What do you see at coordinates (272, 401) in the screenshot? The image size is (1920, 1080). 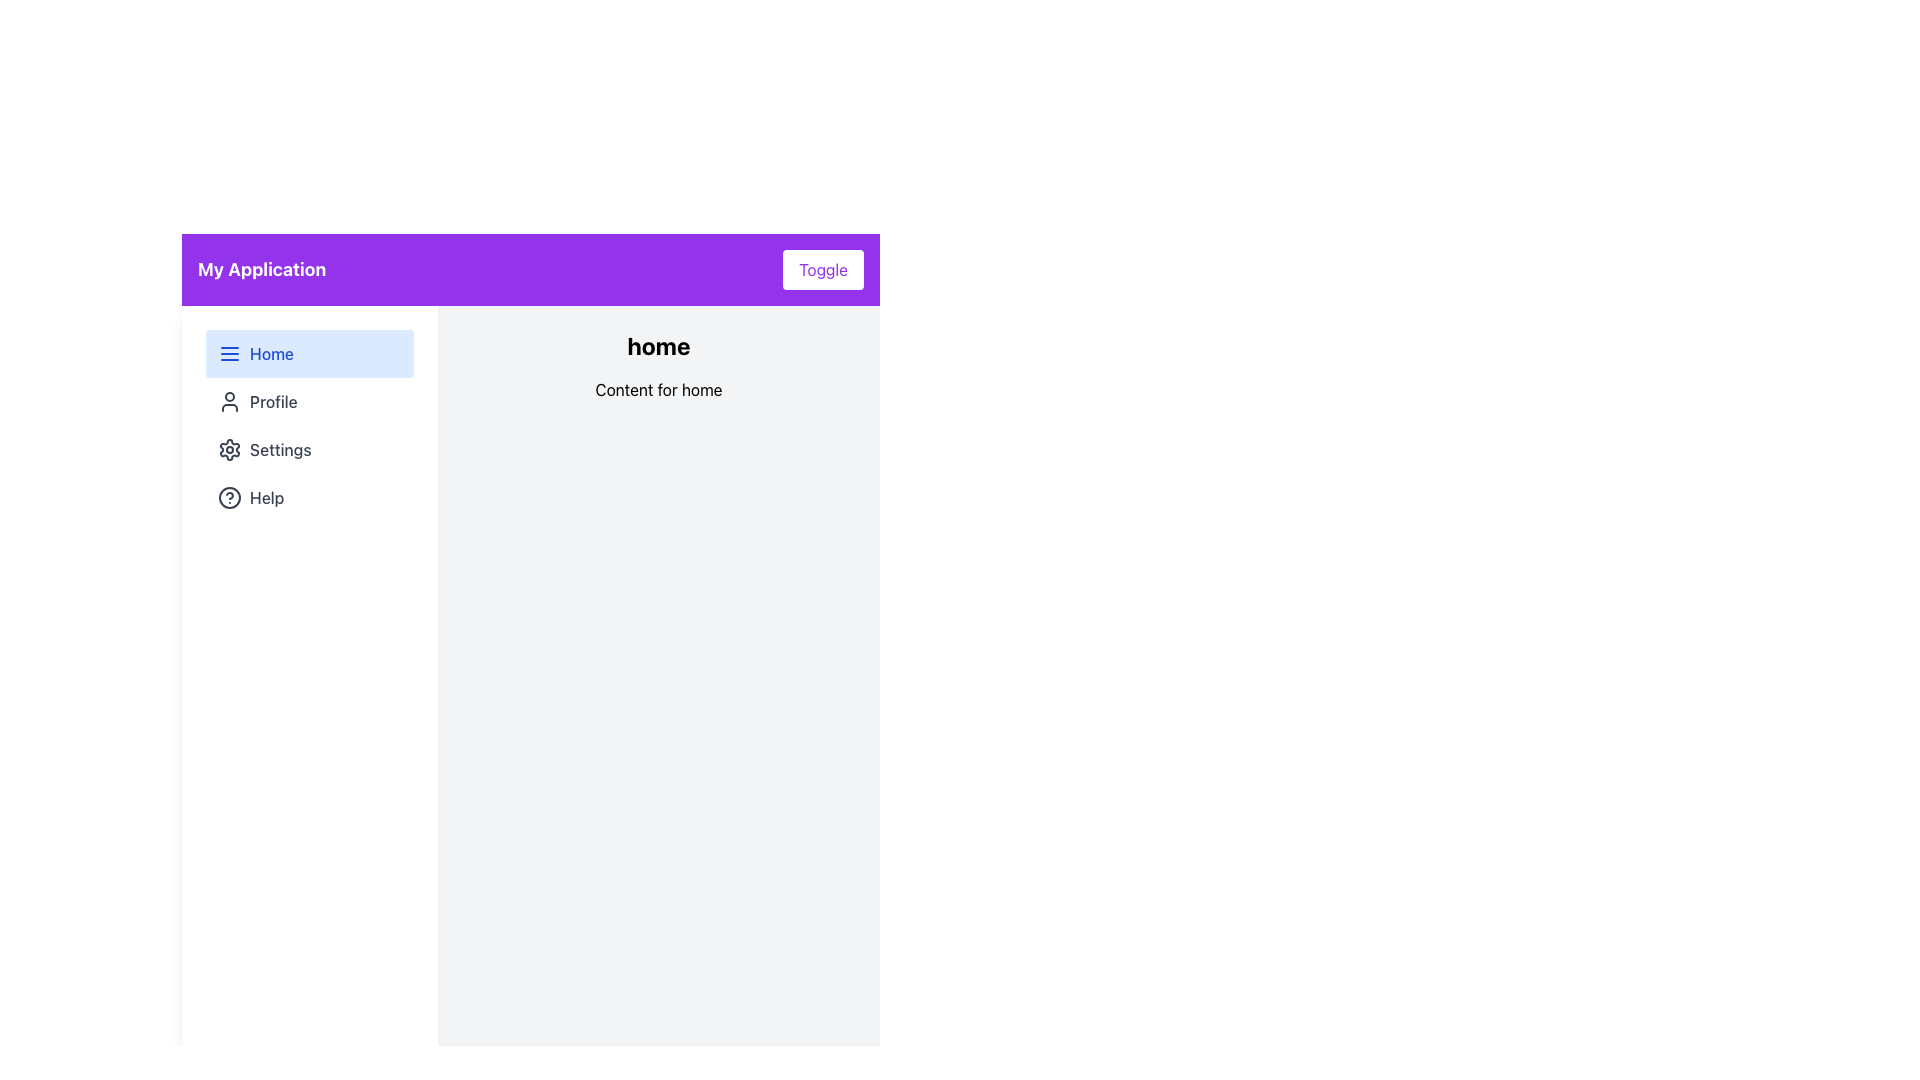 I see `the Text Label in the sidebar that serves as a navigation point to the profile section, located below 'Home' and above 'Settings' and 'Help', aligned with a user profile icon` at bounding box center [272, 401].